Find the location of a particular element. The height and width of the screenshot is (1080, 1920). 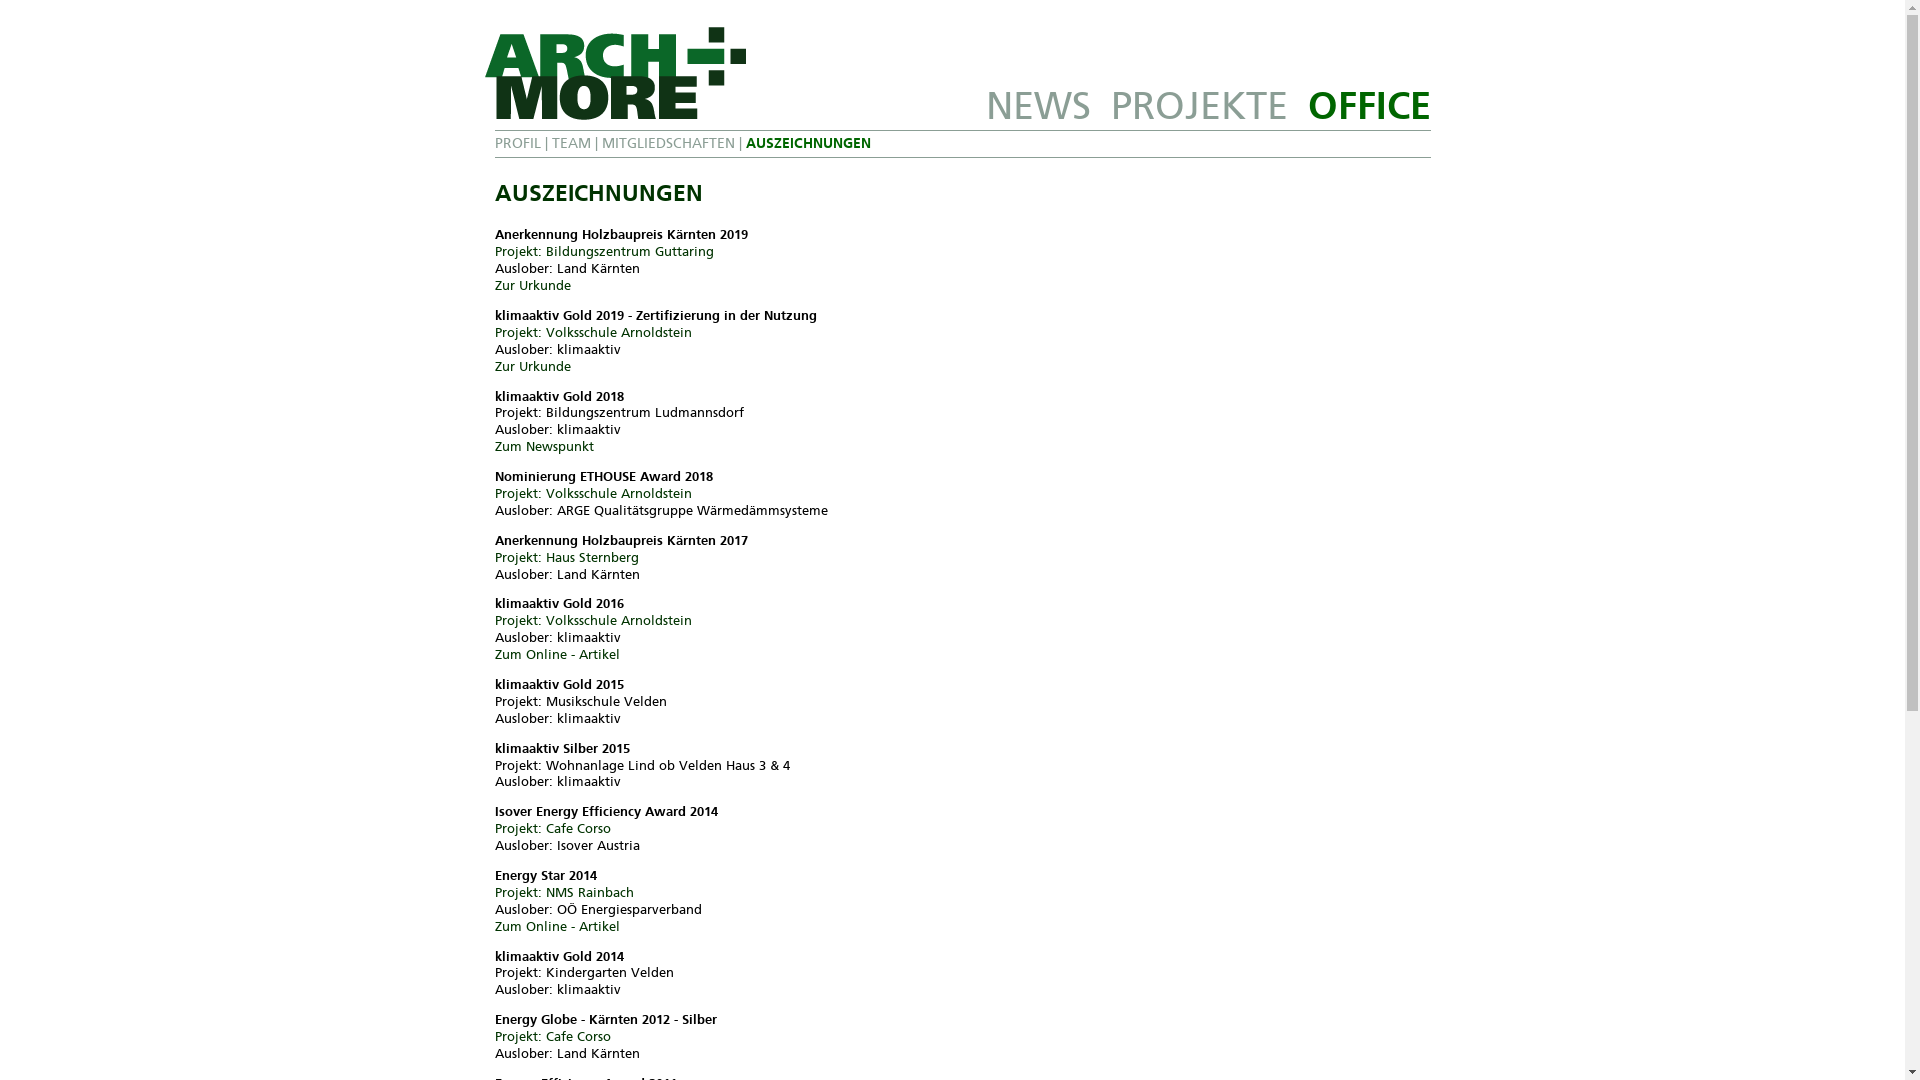

'Zum Online - Artikel' is located at coordinates (556, 654).